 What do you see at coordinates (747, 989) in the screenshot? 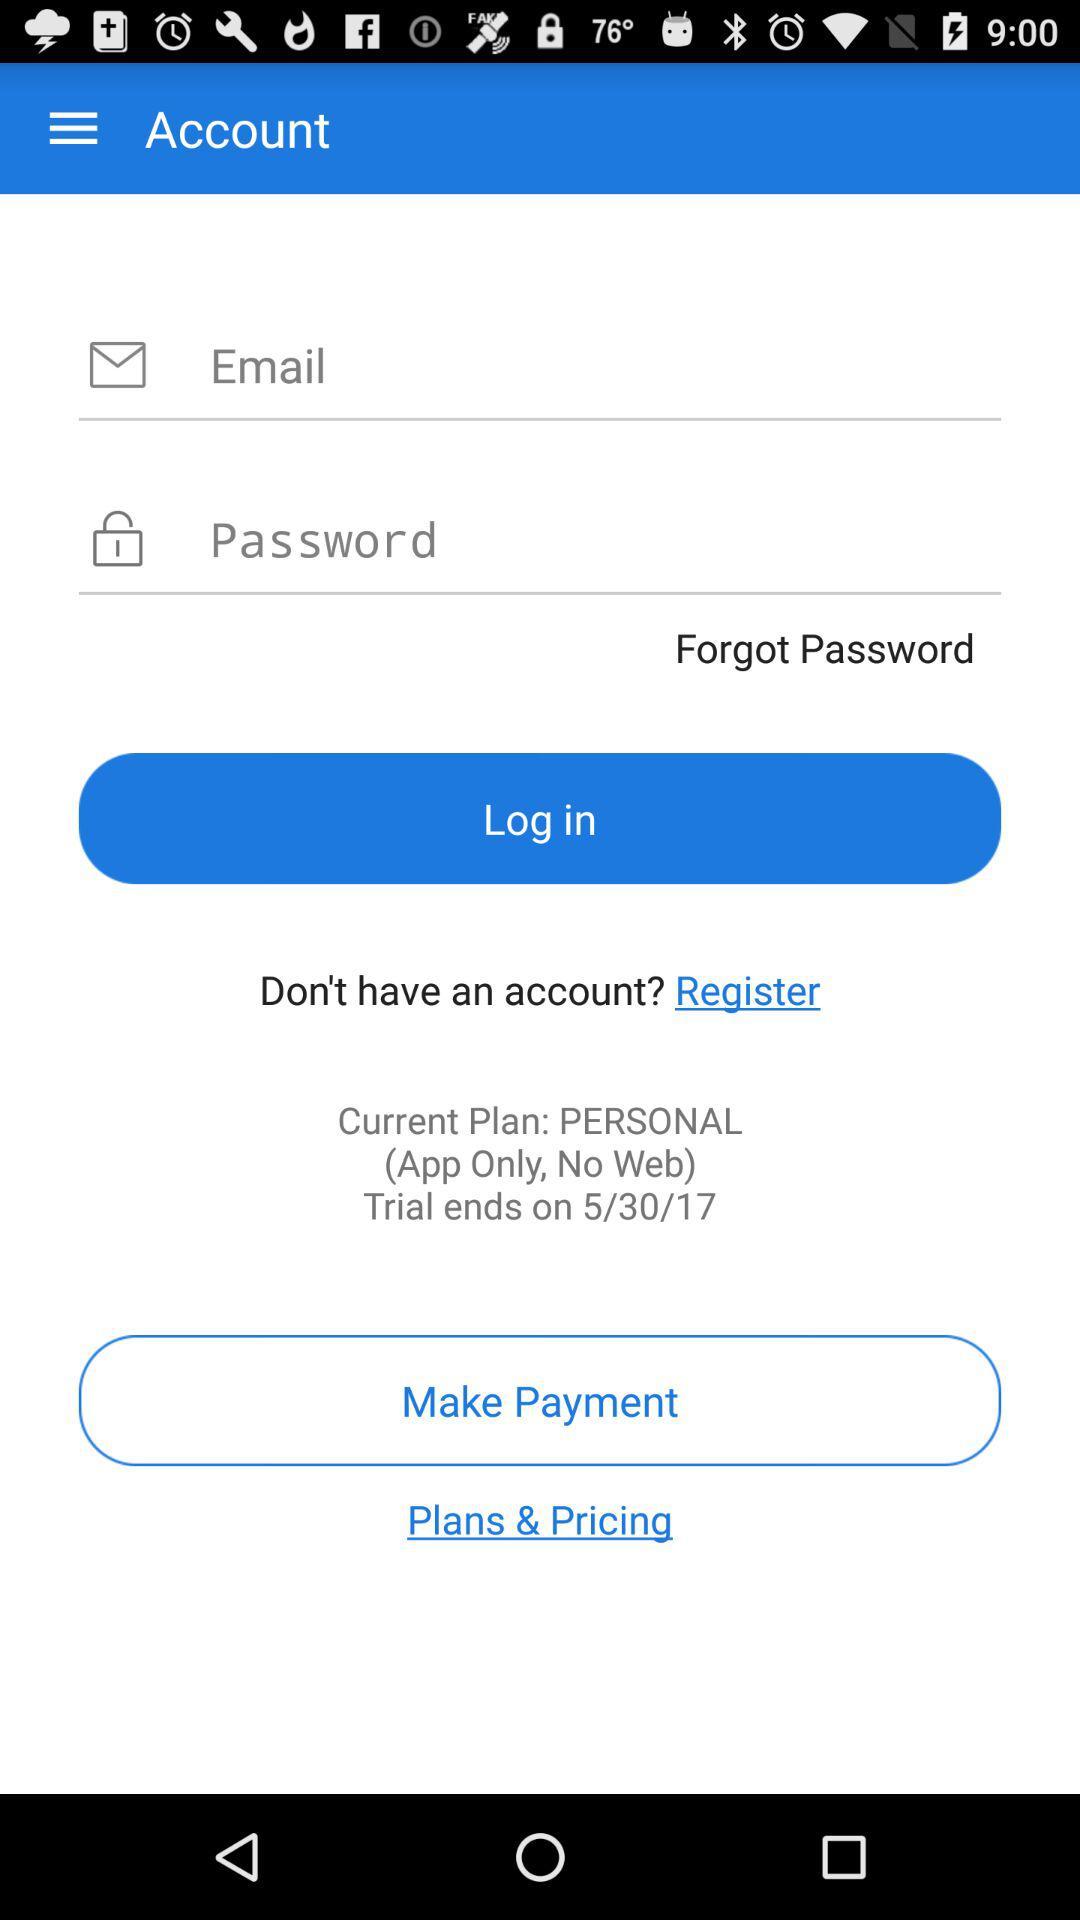
I see `the icon to the right of the don t have app` at bounding box center [747, 989].